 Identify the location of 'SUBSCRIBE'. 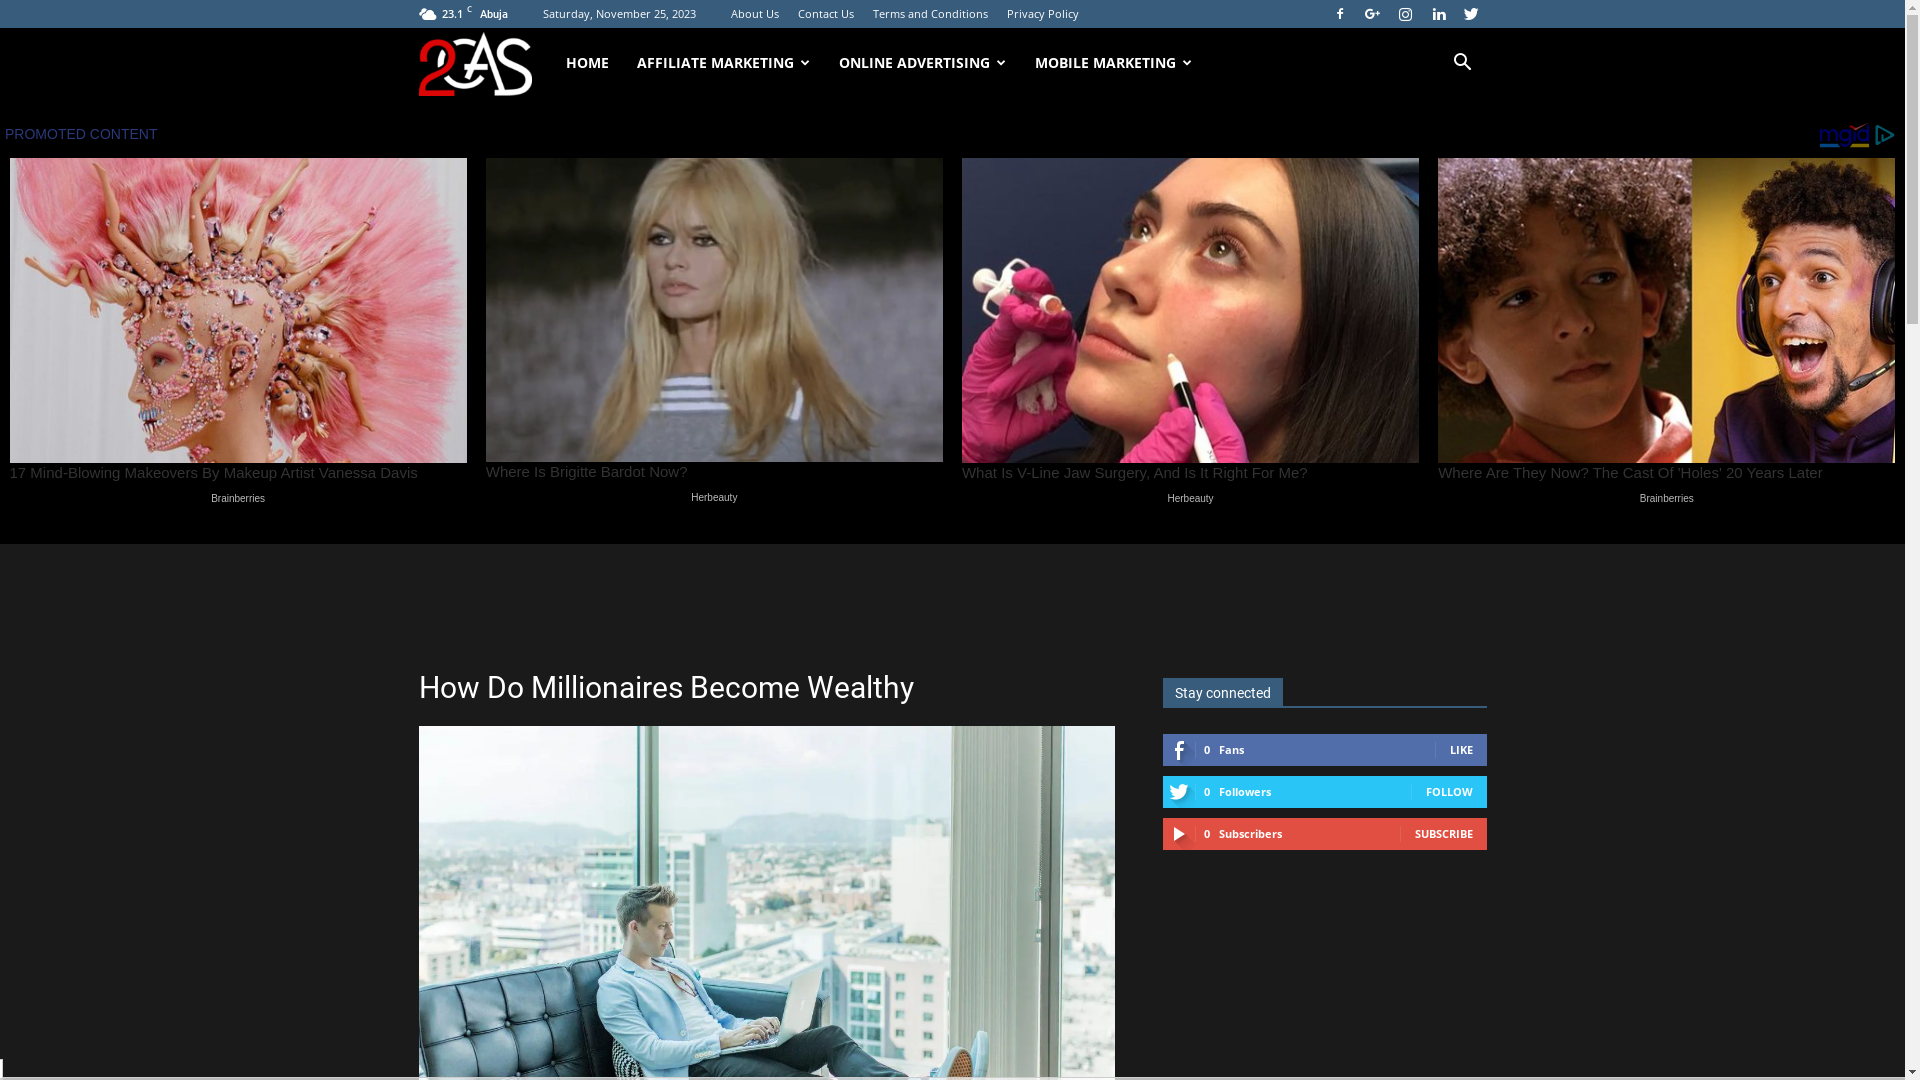
(1443, 833).